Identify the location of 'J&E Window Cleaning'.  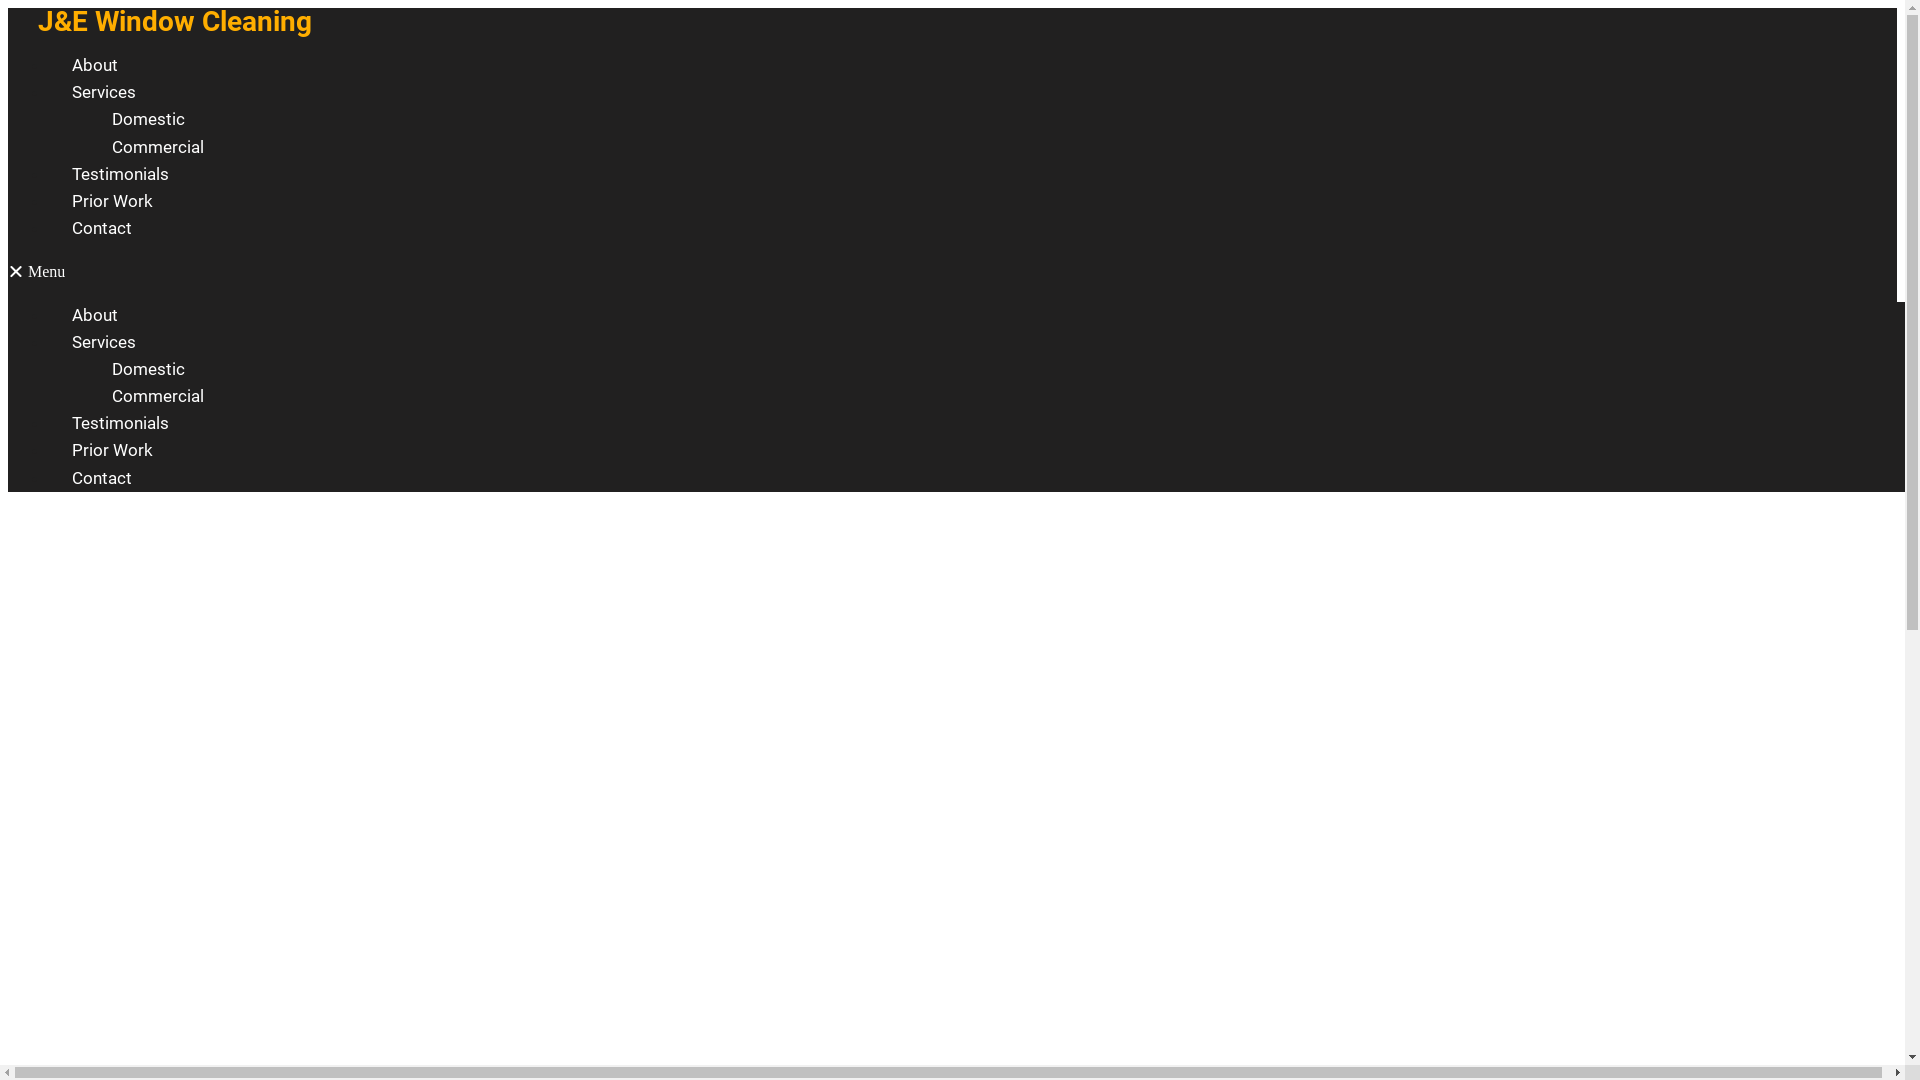
(38, 21).